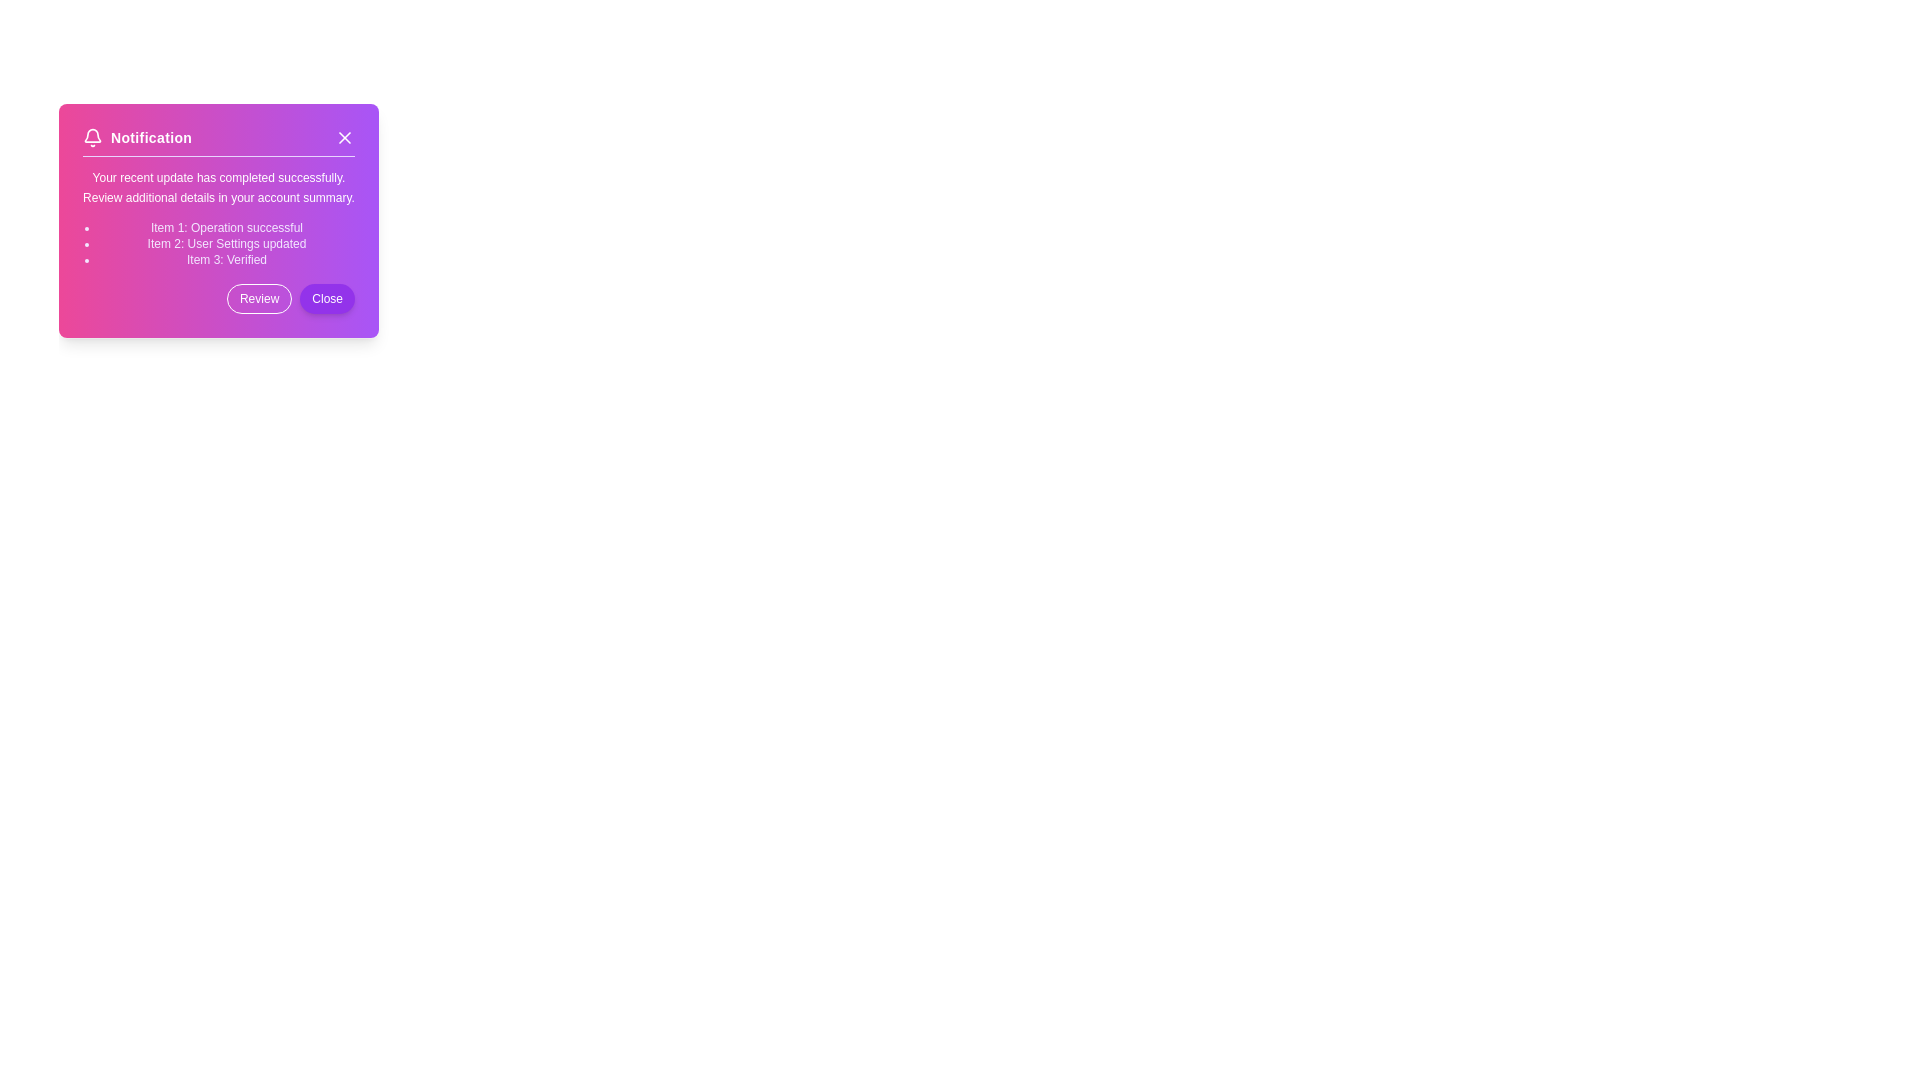 The image size is (1920, 1080). What do you see at coordinates (219, 242) in the screenshot?
I see `the bulleted list element located in the center of the notification box titled 'Notification', which provides details about completed actions` at bounding box center [219, 242].